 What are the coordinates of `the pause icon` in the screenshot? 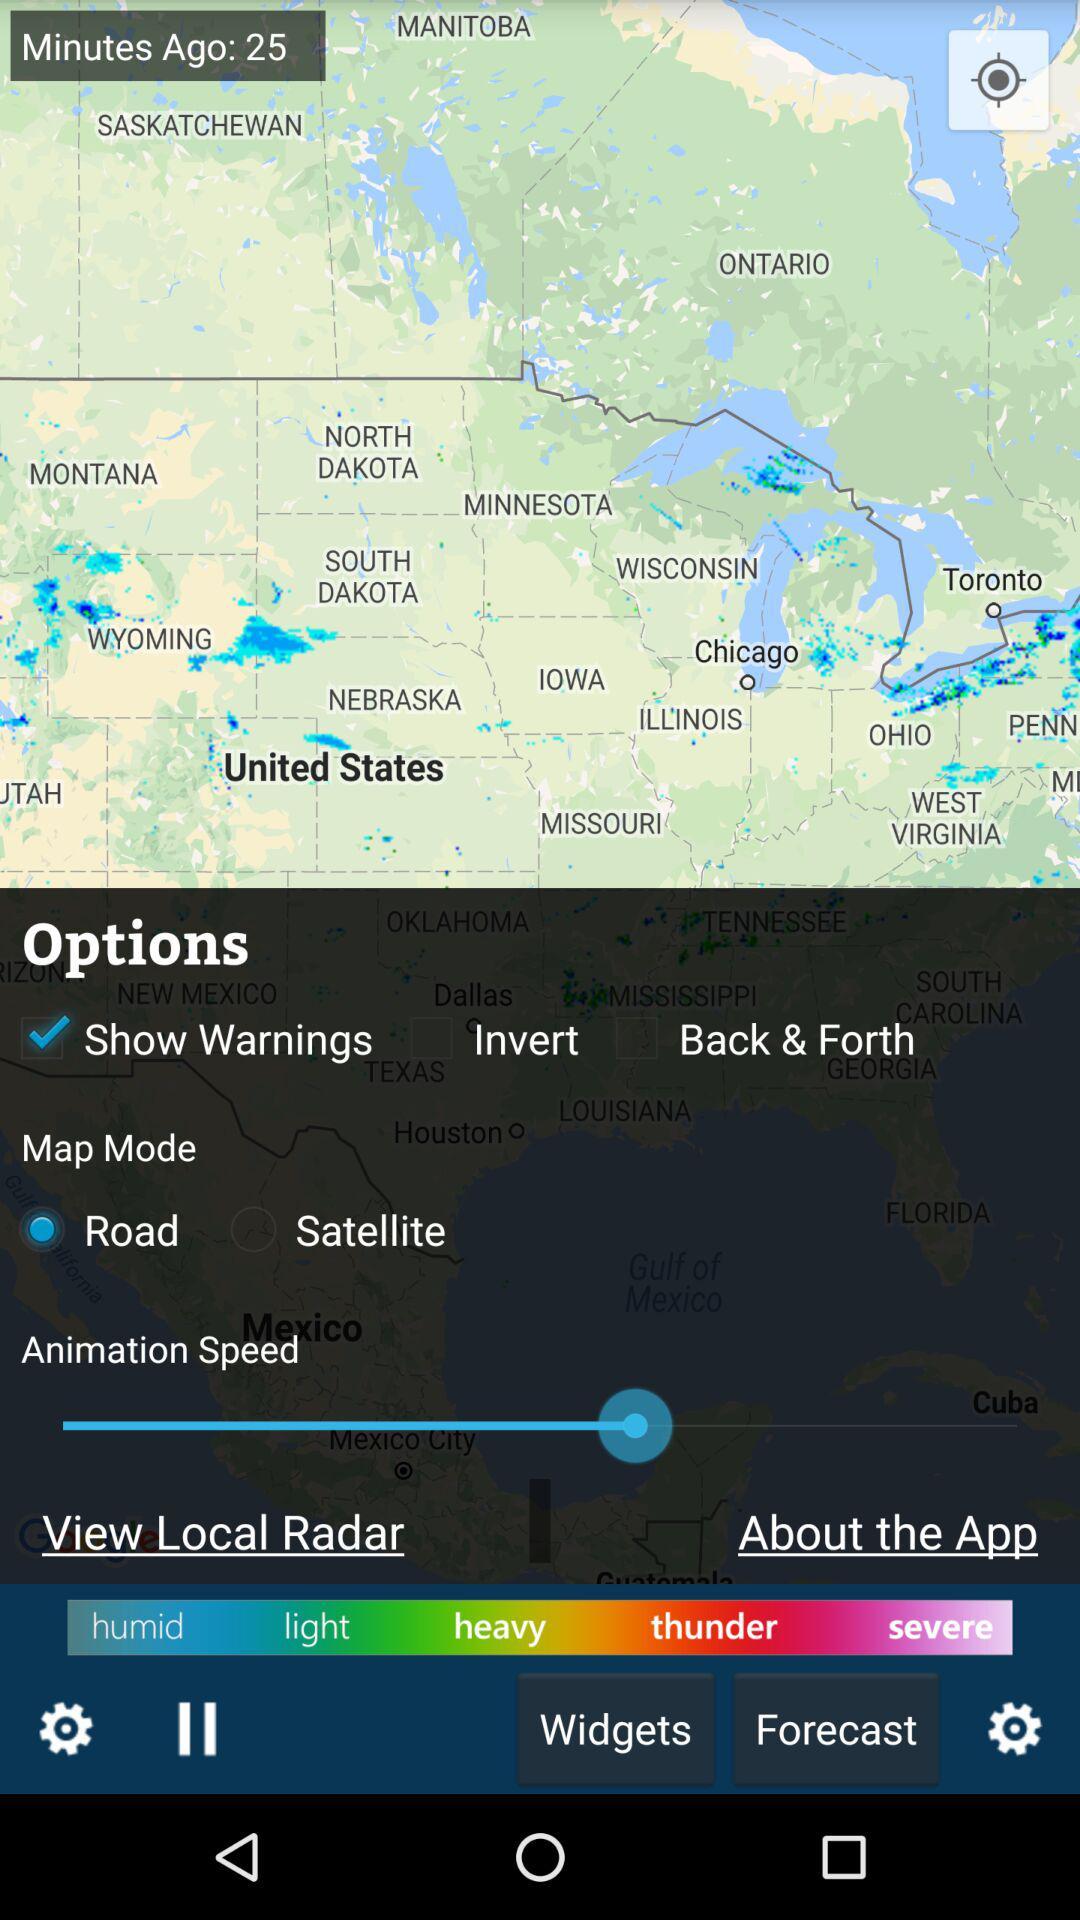 It's located at (196, 1848).